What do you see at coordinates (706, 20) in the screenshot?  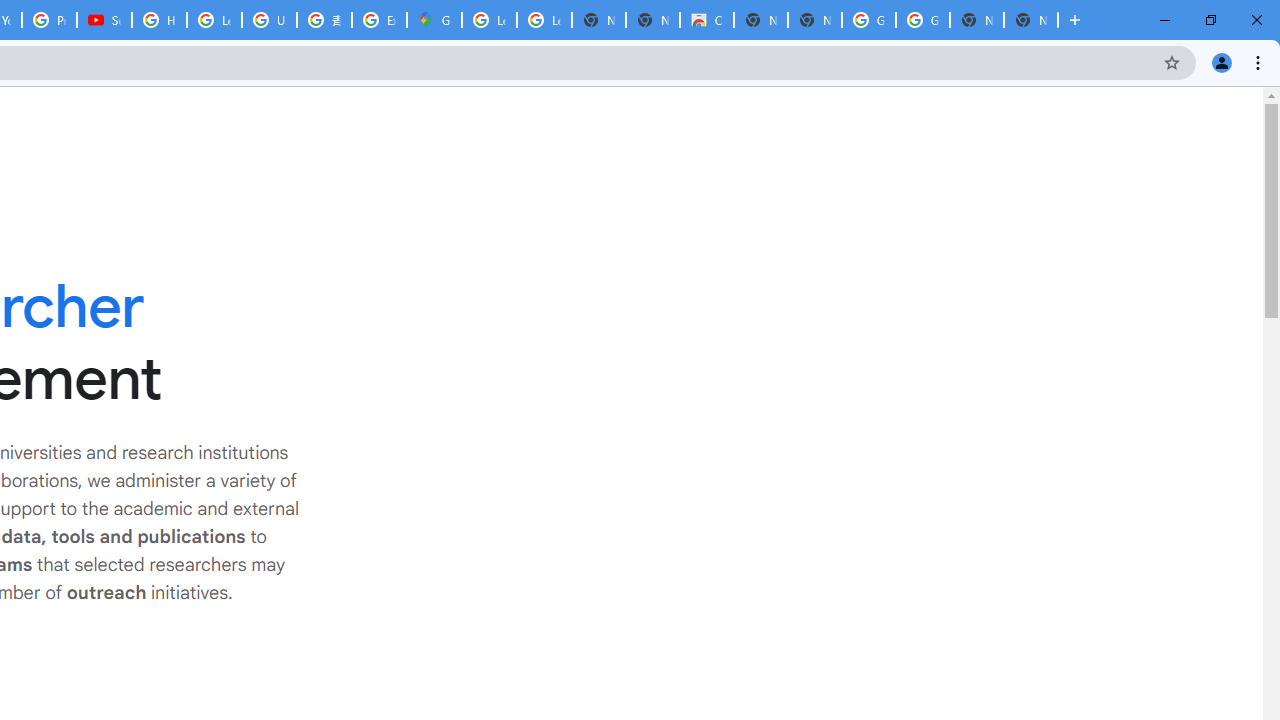 I see `'Chrome Web Store'` at bounding box center [706, 20].